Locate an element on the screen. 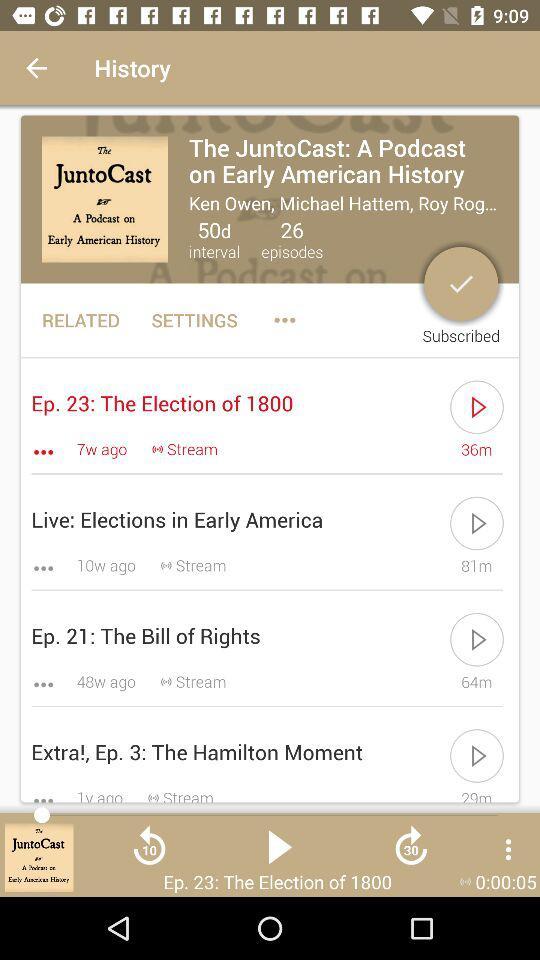 The width and height of the screenshot is (540, 960). the more icon is located at coordinates (508, 848).